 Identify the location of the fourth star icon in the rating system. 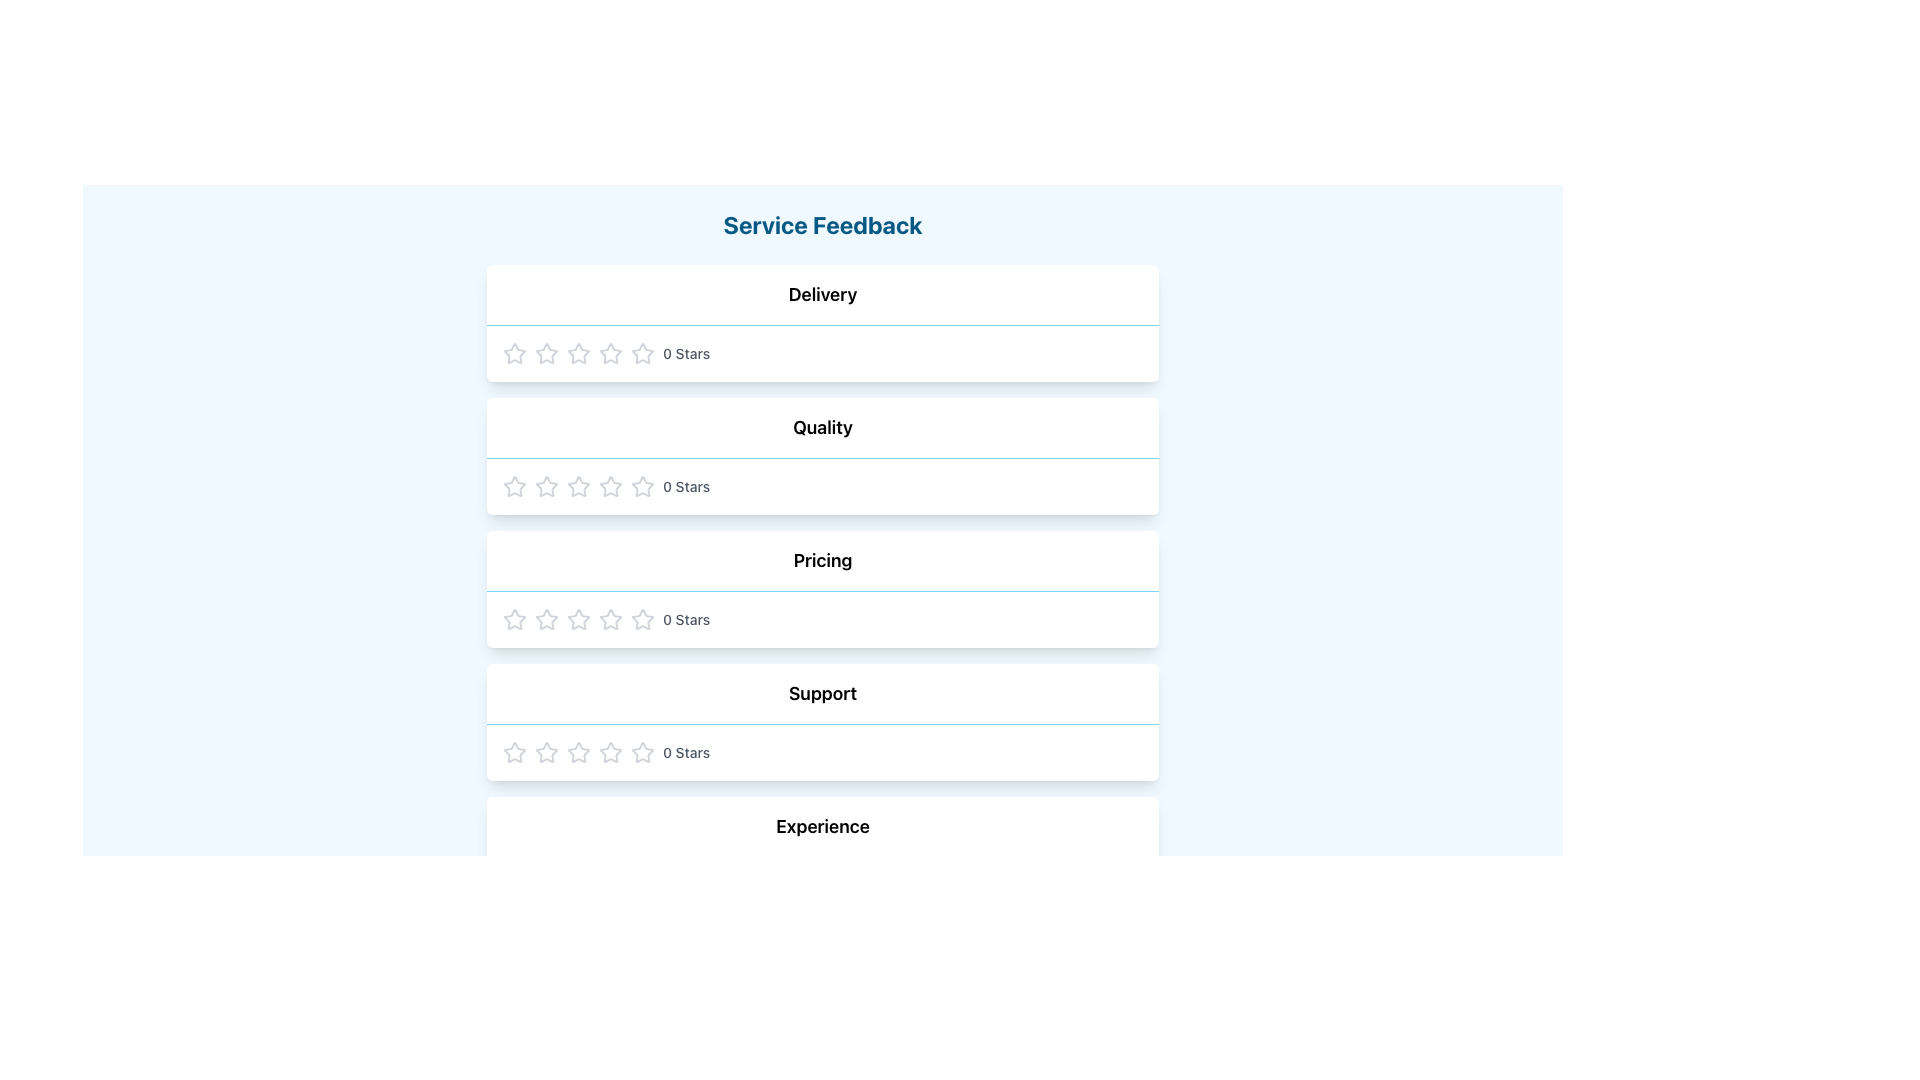
(578, 619).